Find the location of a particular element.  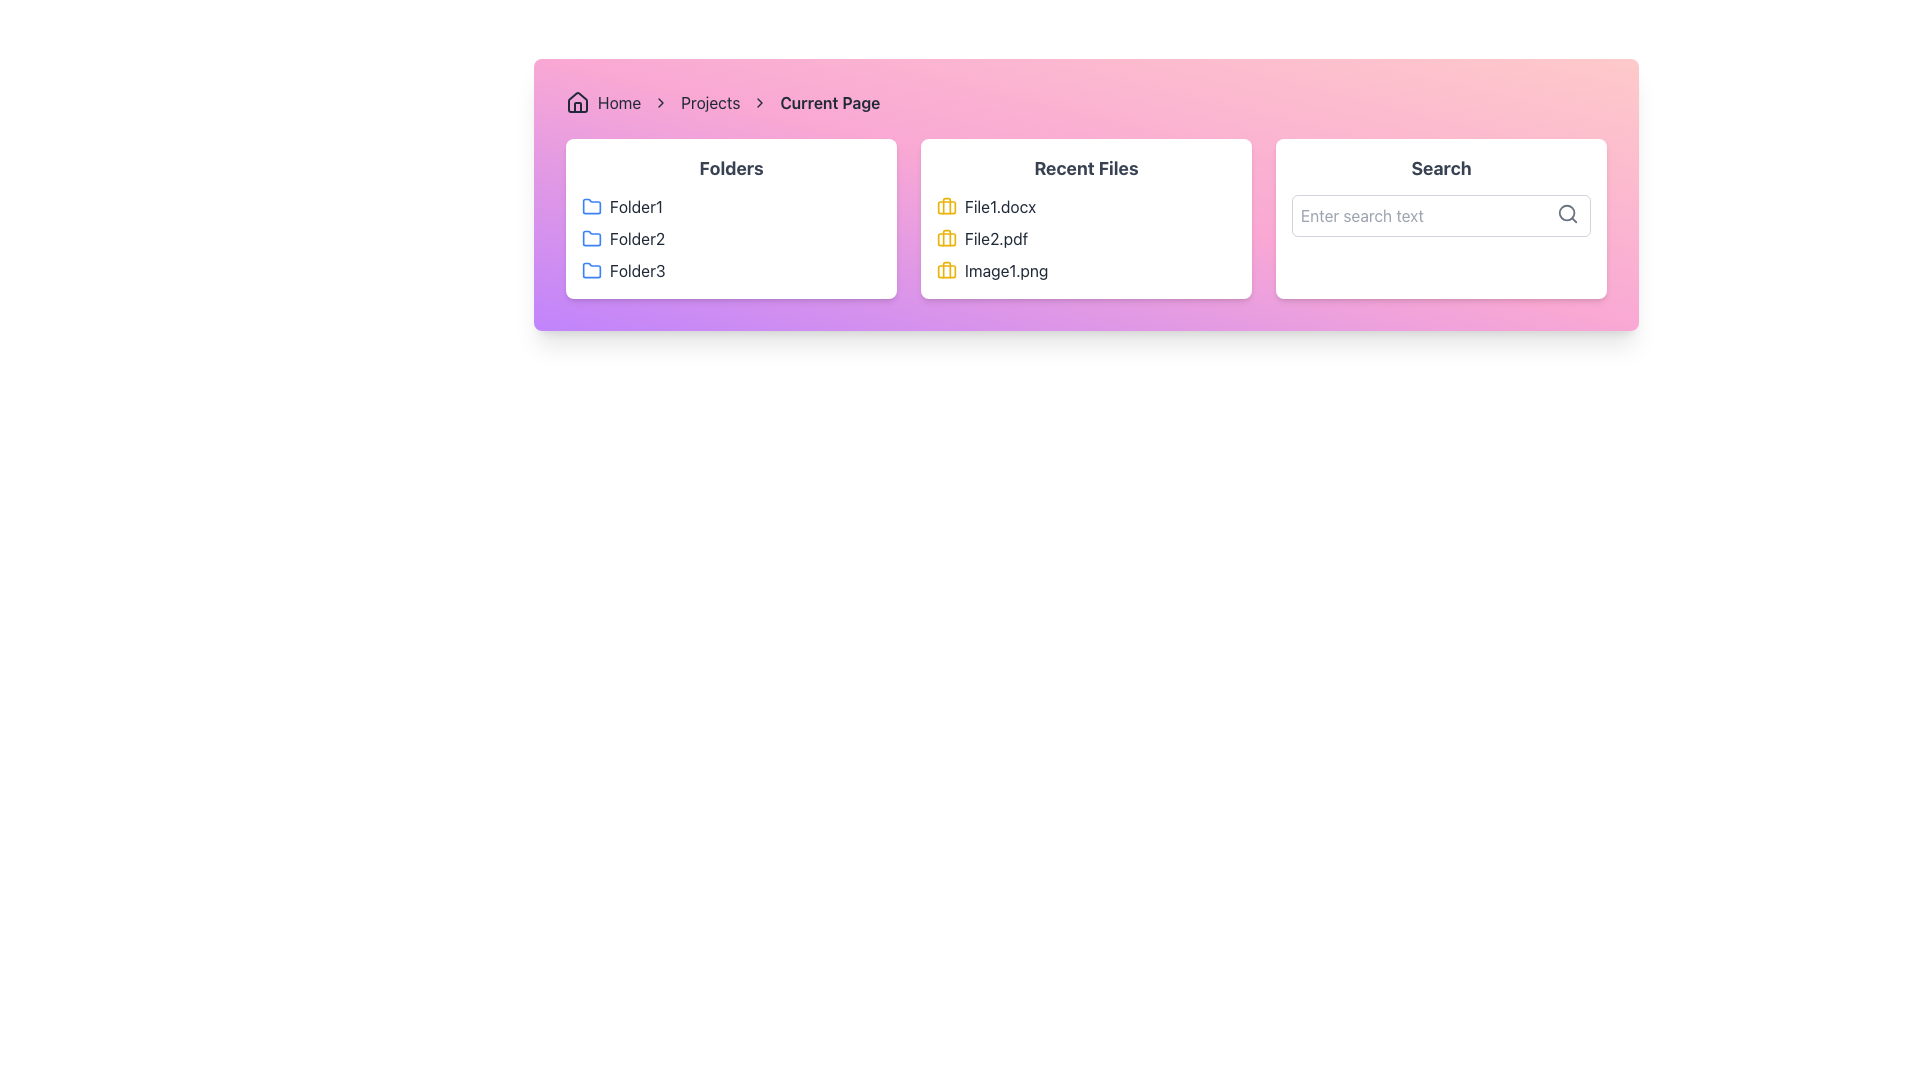

the text label 'Folder1' is located at coordinates (635, 207).